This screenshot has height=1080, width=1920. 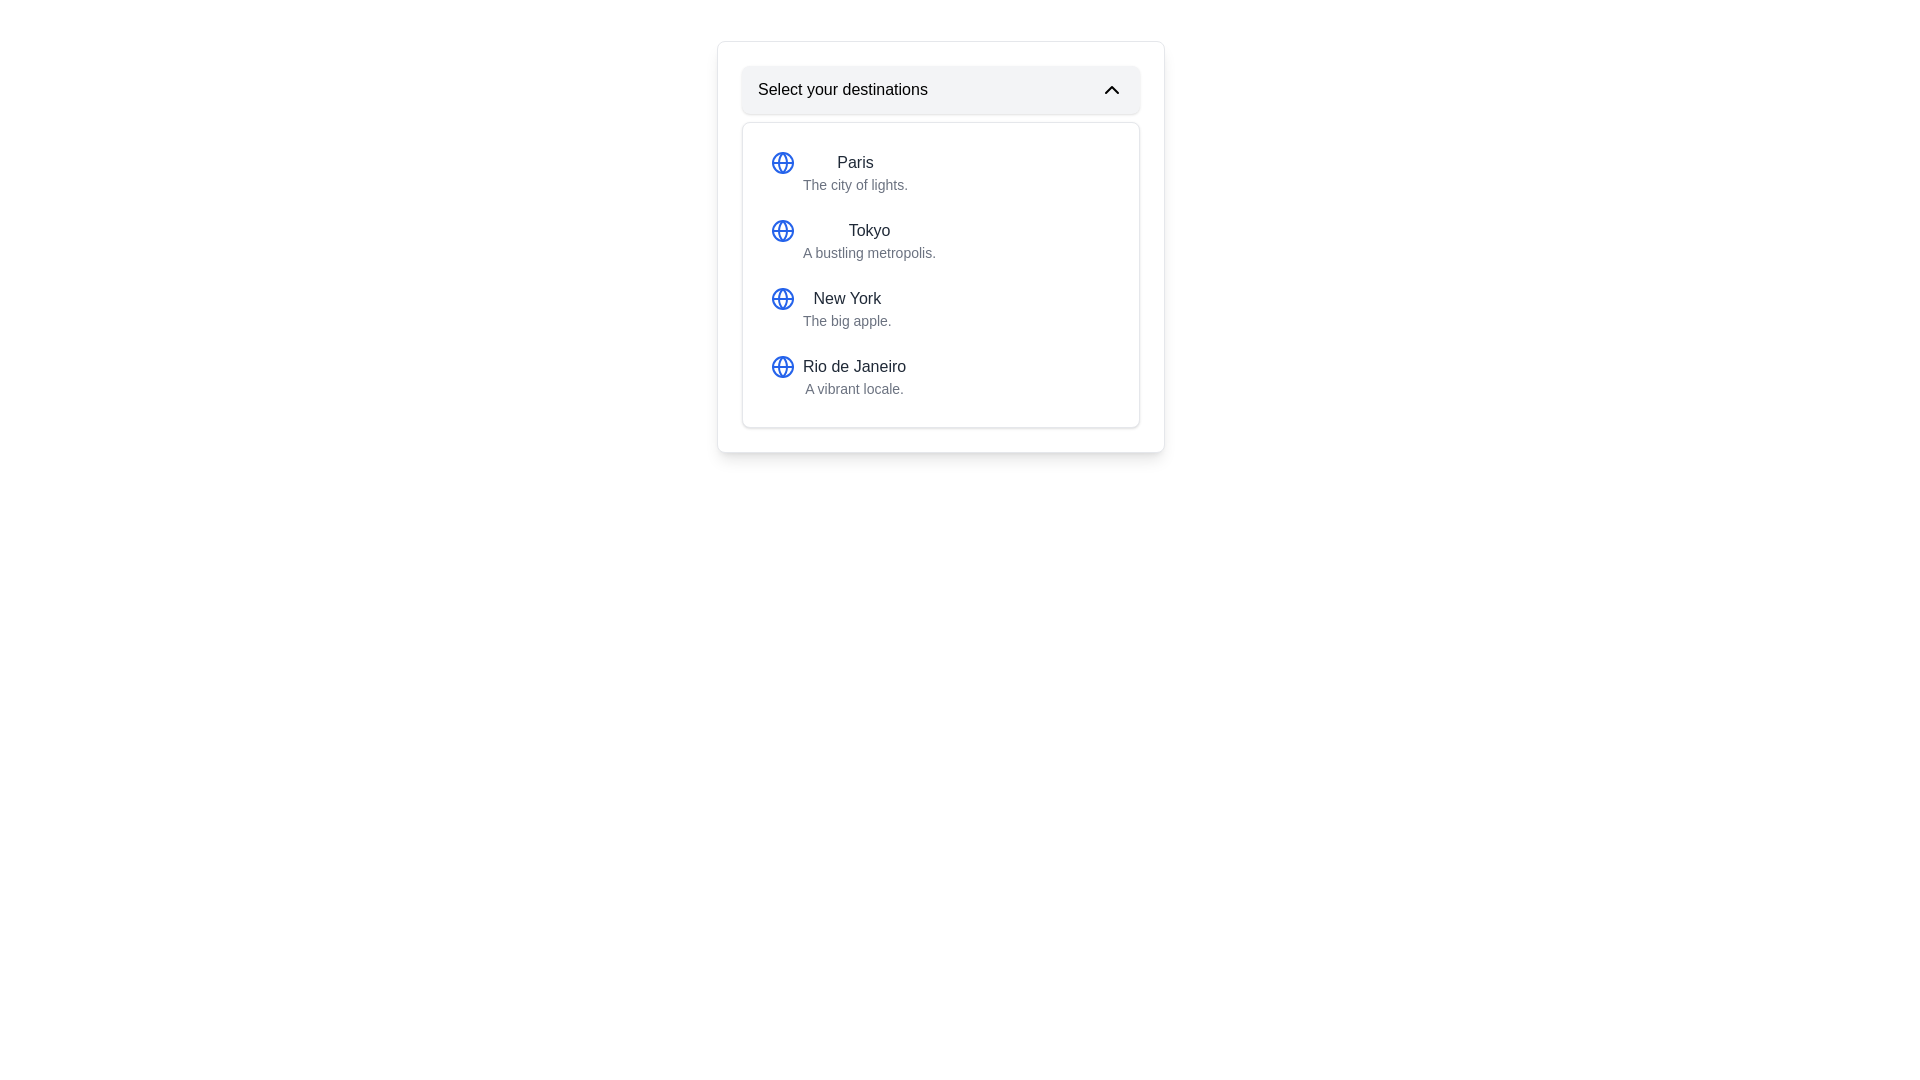 What do you see at coordinates (939, 377) in the screenshot?
I see `the 'Rio de Janeiro' option in the dropdown menu by moving the cursor to its center` at bounding box center [939, 377].